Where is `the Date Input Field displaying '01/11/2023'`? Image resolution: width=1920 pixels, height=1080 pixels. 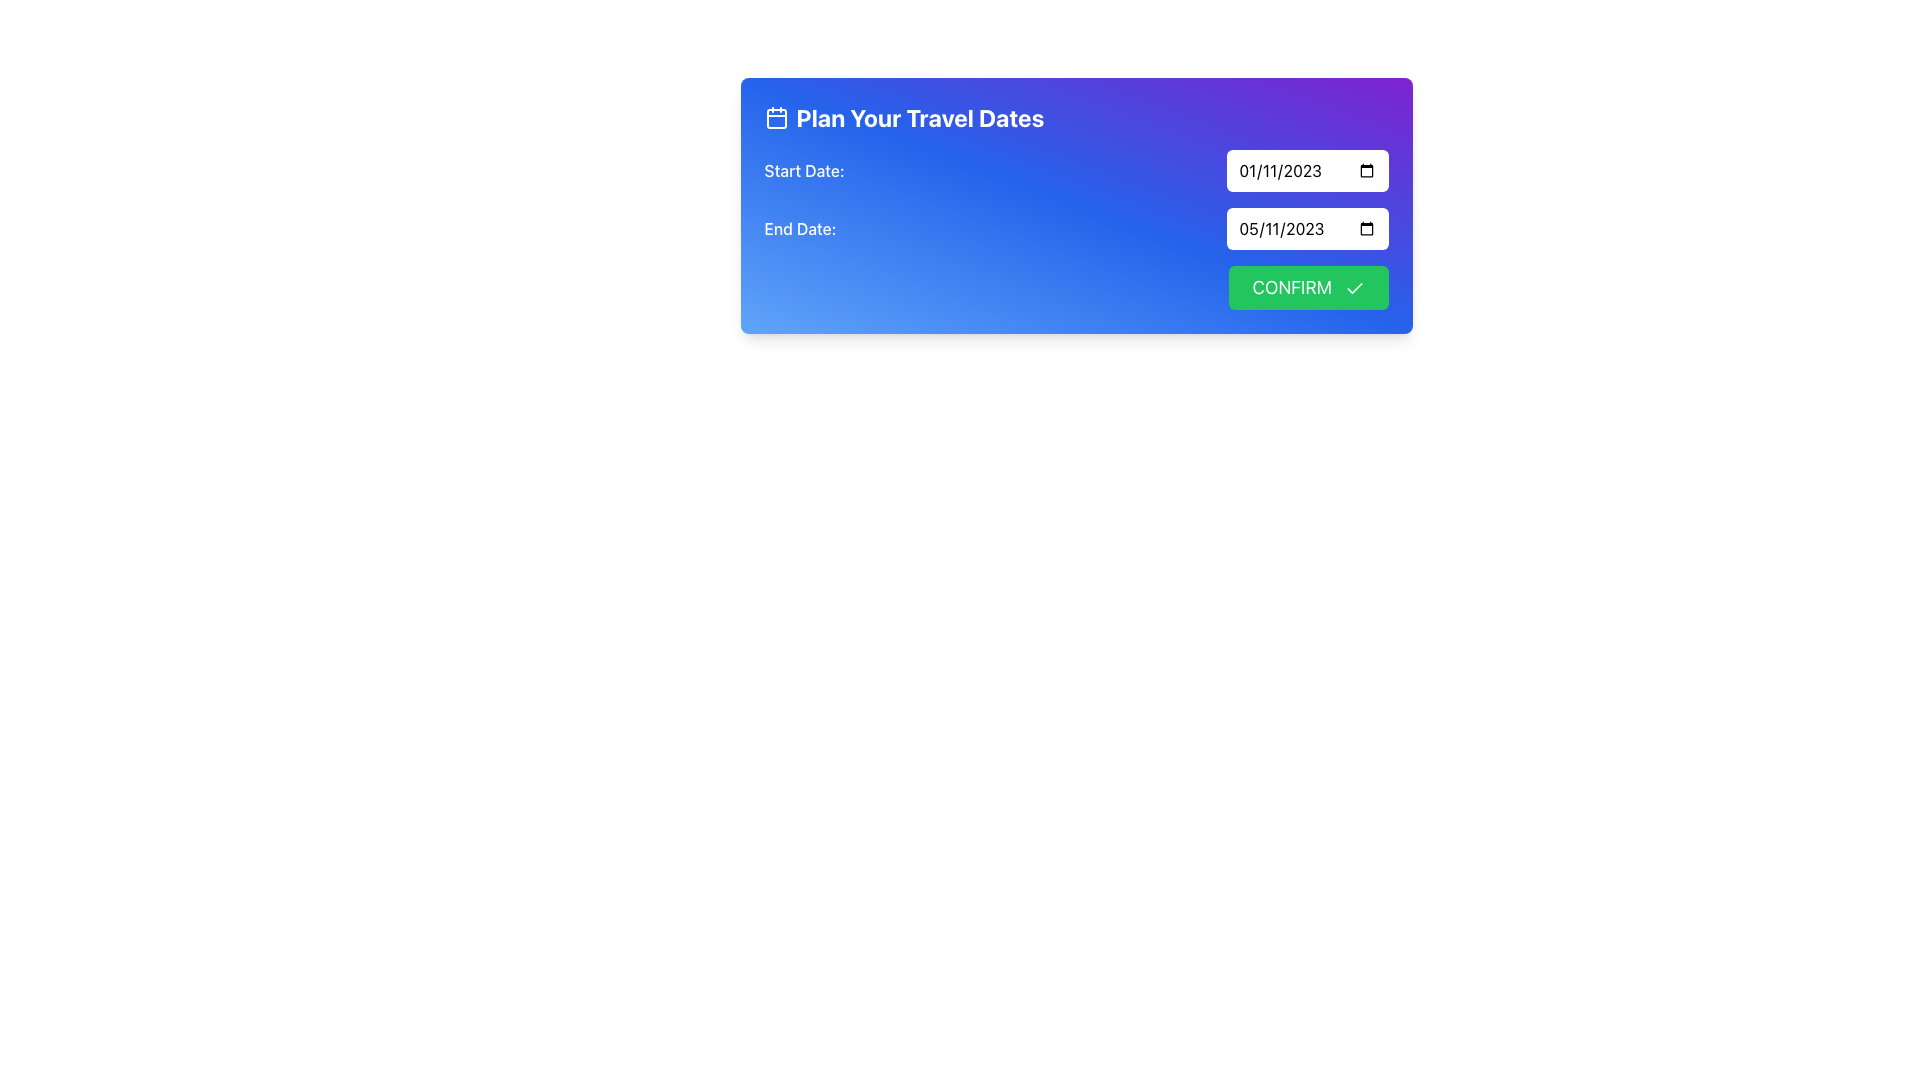
the Date Input Field displaying '01/11/2023' is located at coordinates (1307, 169).